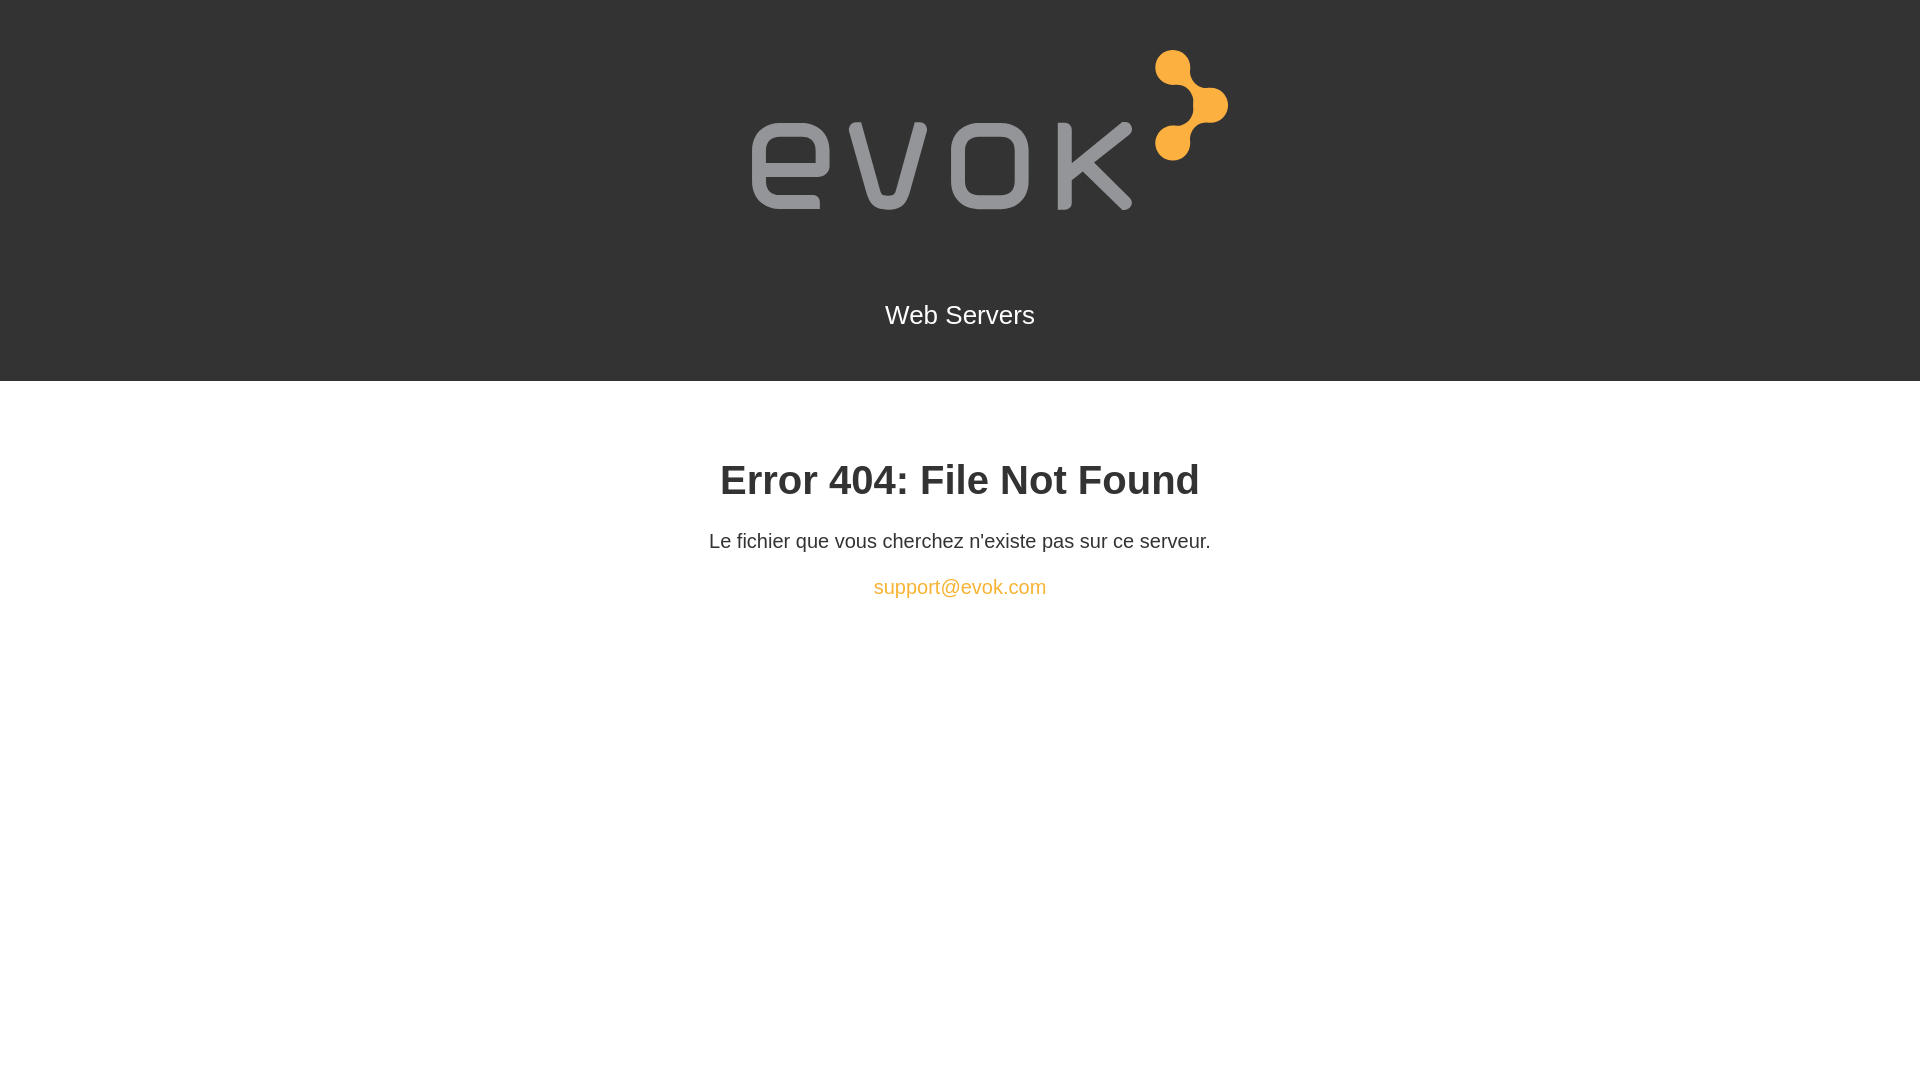 This screenshot has height=1080, width=1920. What do you see at coordinates (960, 585) in the screenshot?
I see `'support@evok.com'` at bounding box center [960, 585].